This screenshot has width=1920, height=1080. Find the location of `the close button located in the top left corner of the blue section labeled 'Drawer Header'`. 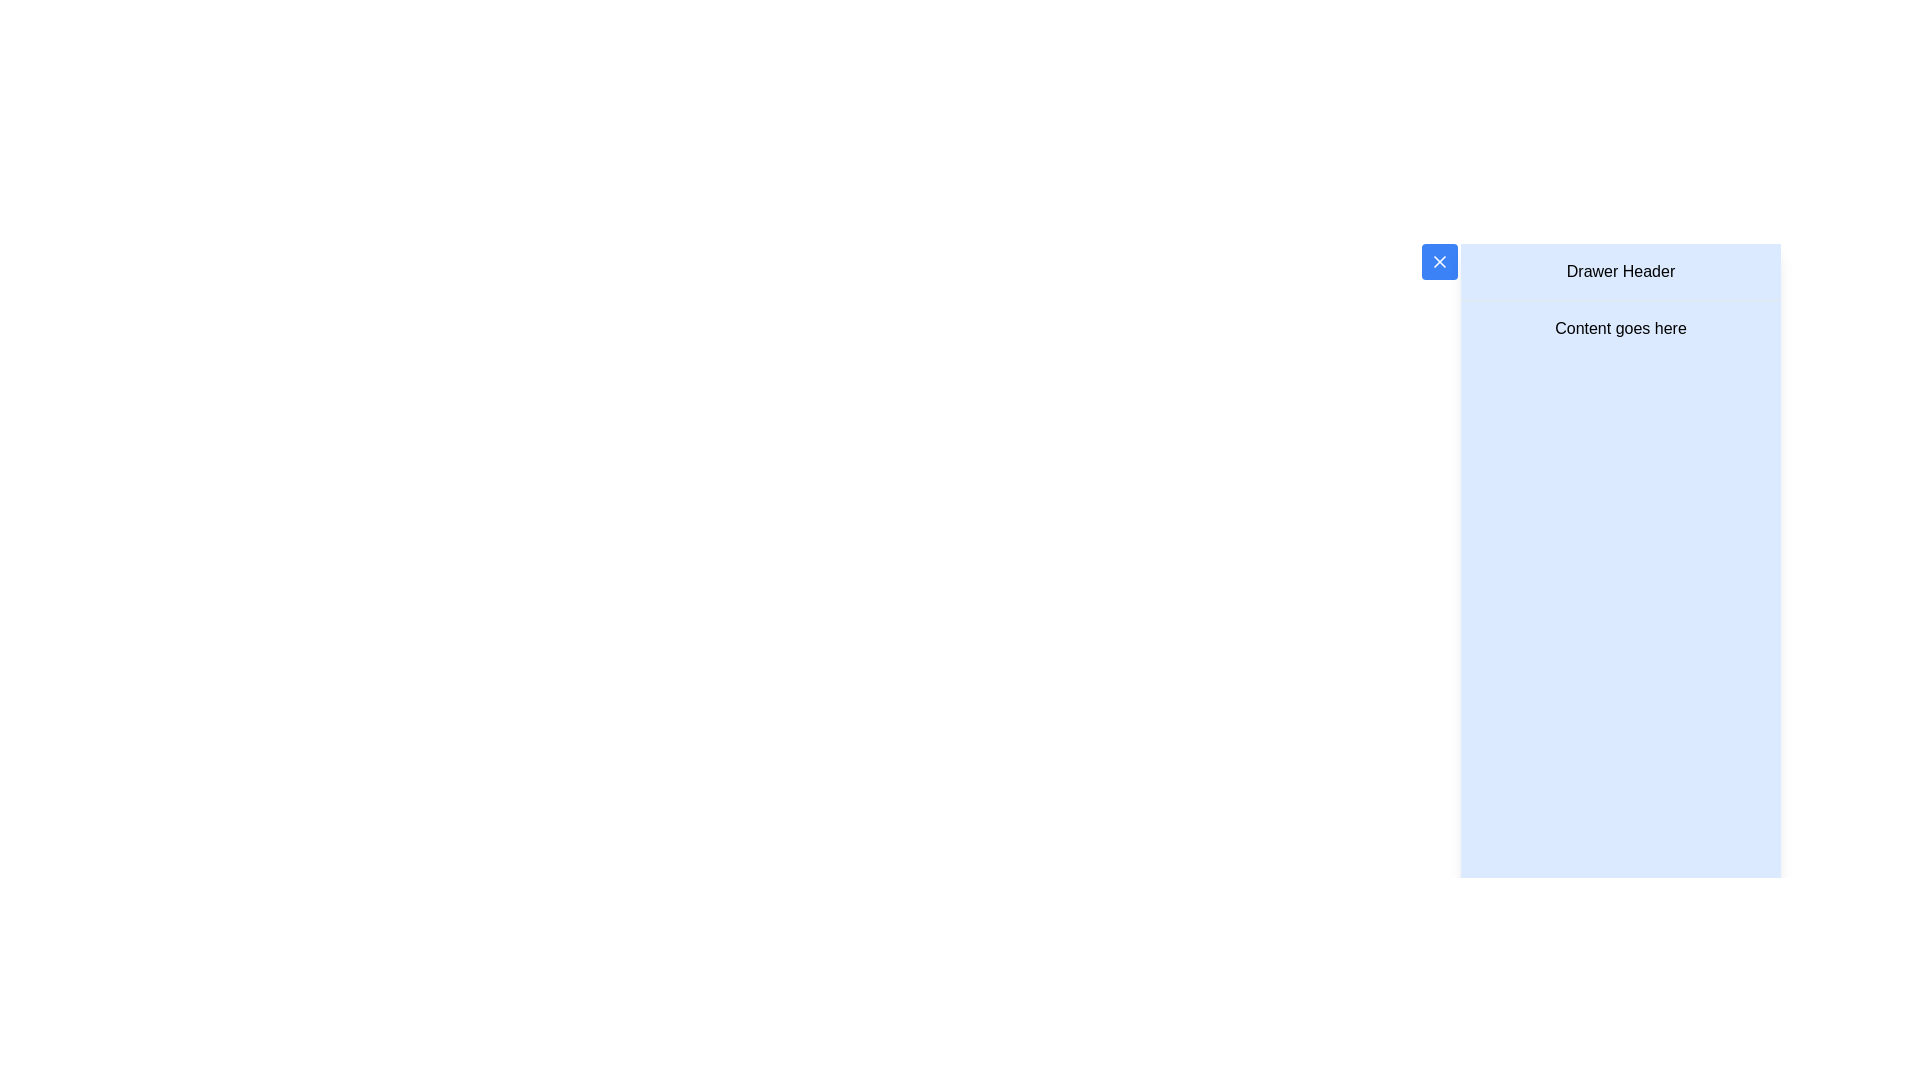

the close button located in the top left corner of the blue section labeled 'Drawer Header' is located at coordinates (1438, 261).